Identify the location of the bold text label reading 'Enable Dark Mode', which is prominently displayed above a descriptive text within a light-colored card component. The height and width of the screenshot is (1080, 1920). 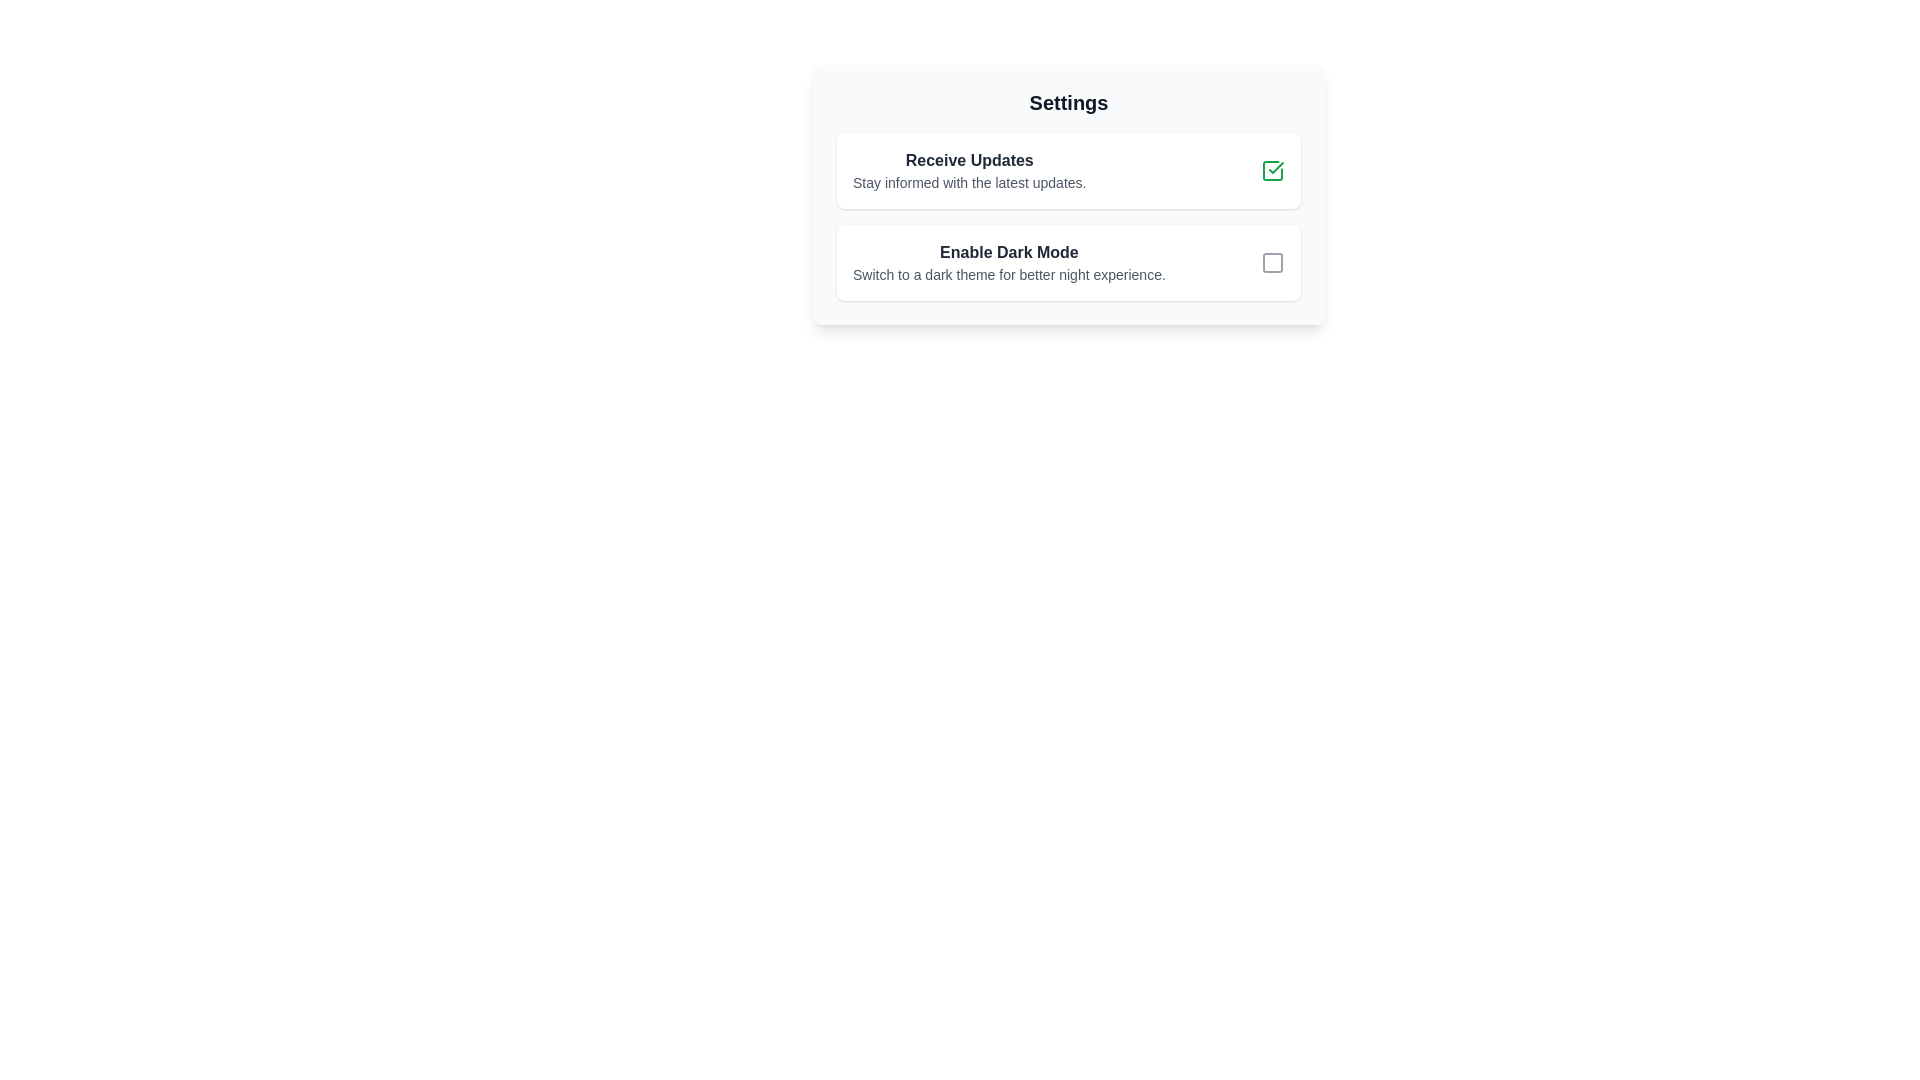
(1009, 252).